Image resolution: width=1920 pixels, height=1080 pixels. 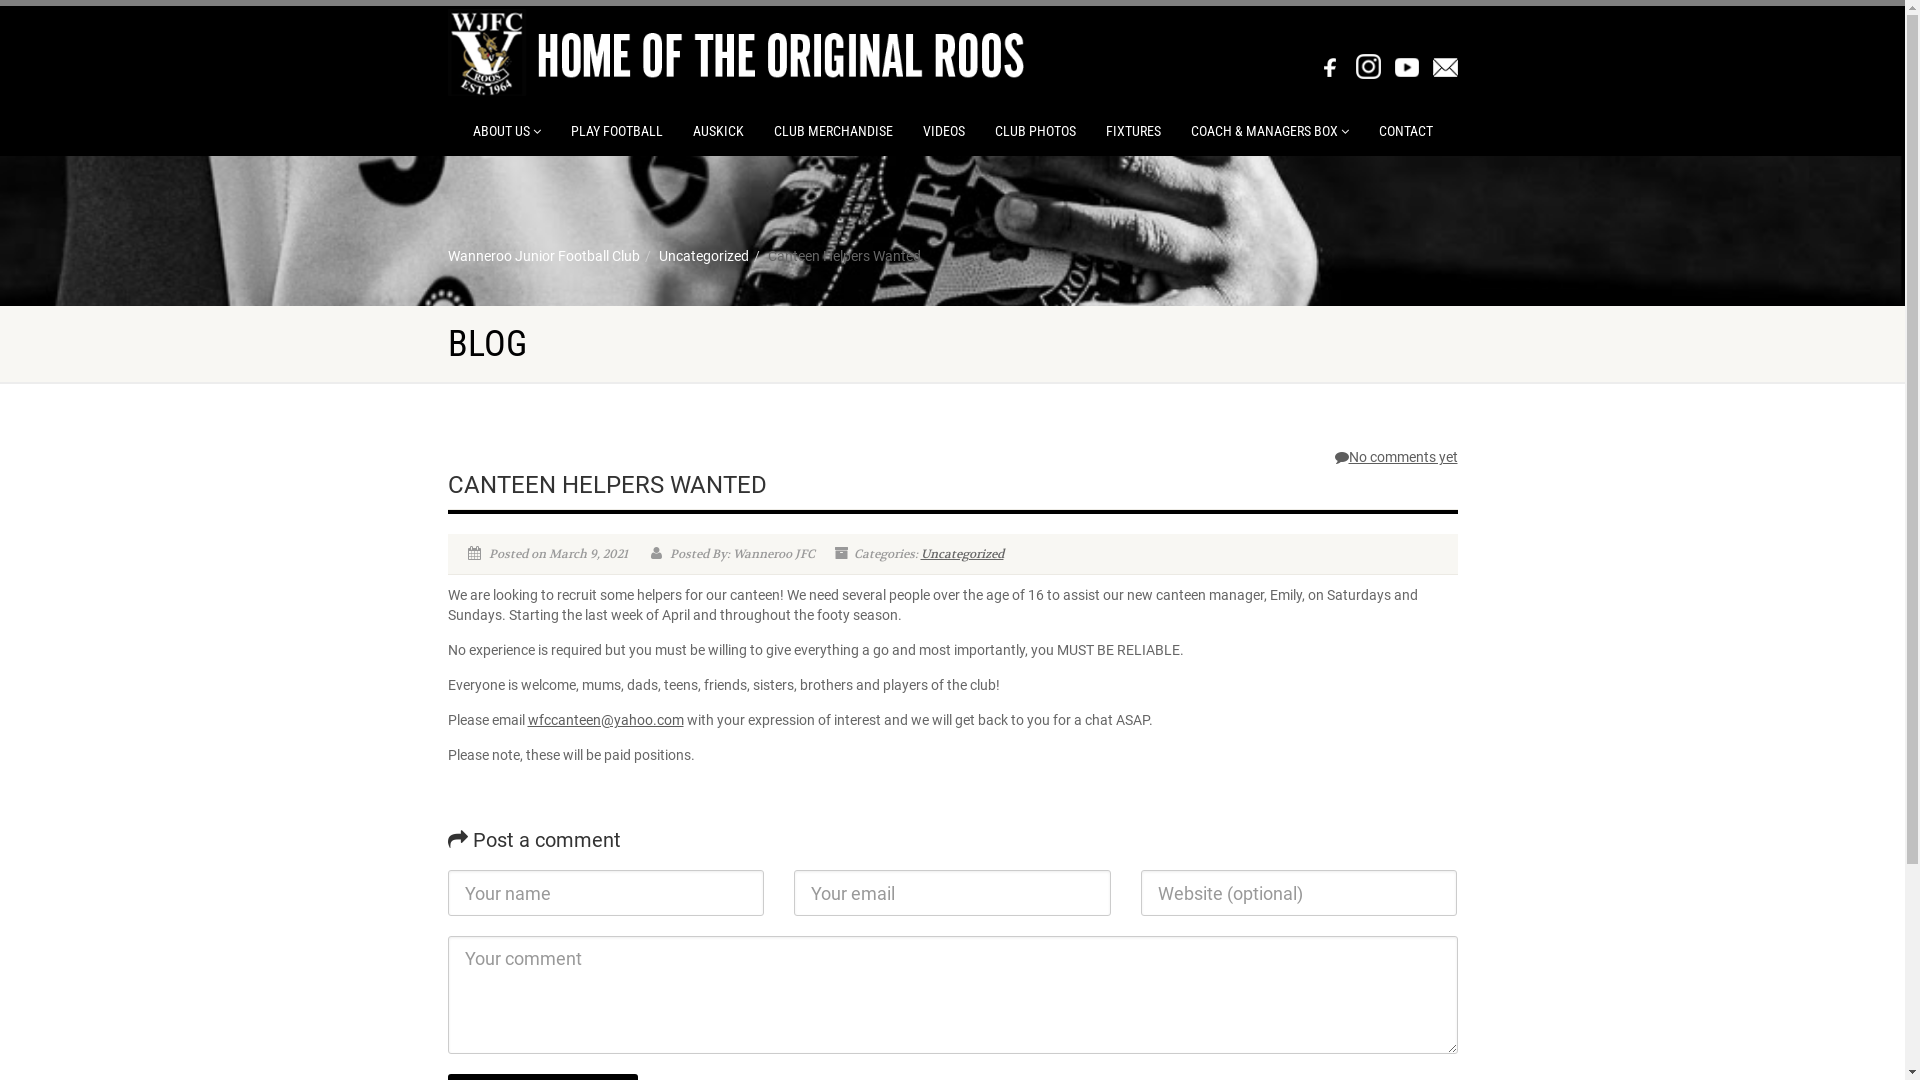 I want to click on 'FIXTURES', so click(x=1132, y=131).